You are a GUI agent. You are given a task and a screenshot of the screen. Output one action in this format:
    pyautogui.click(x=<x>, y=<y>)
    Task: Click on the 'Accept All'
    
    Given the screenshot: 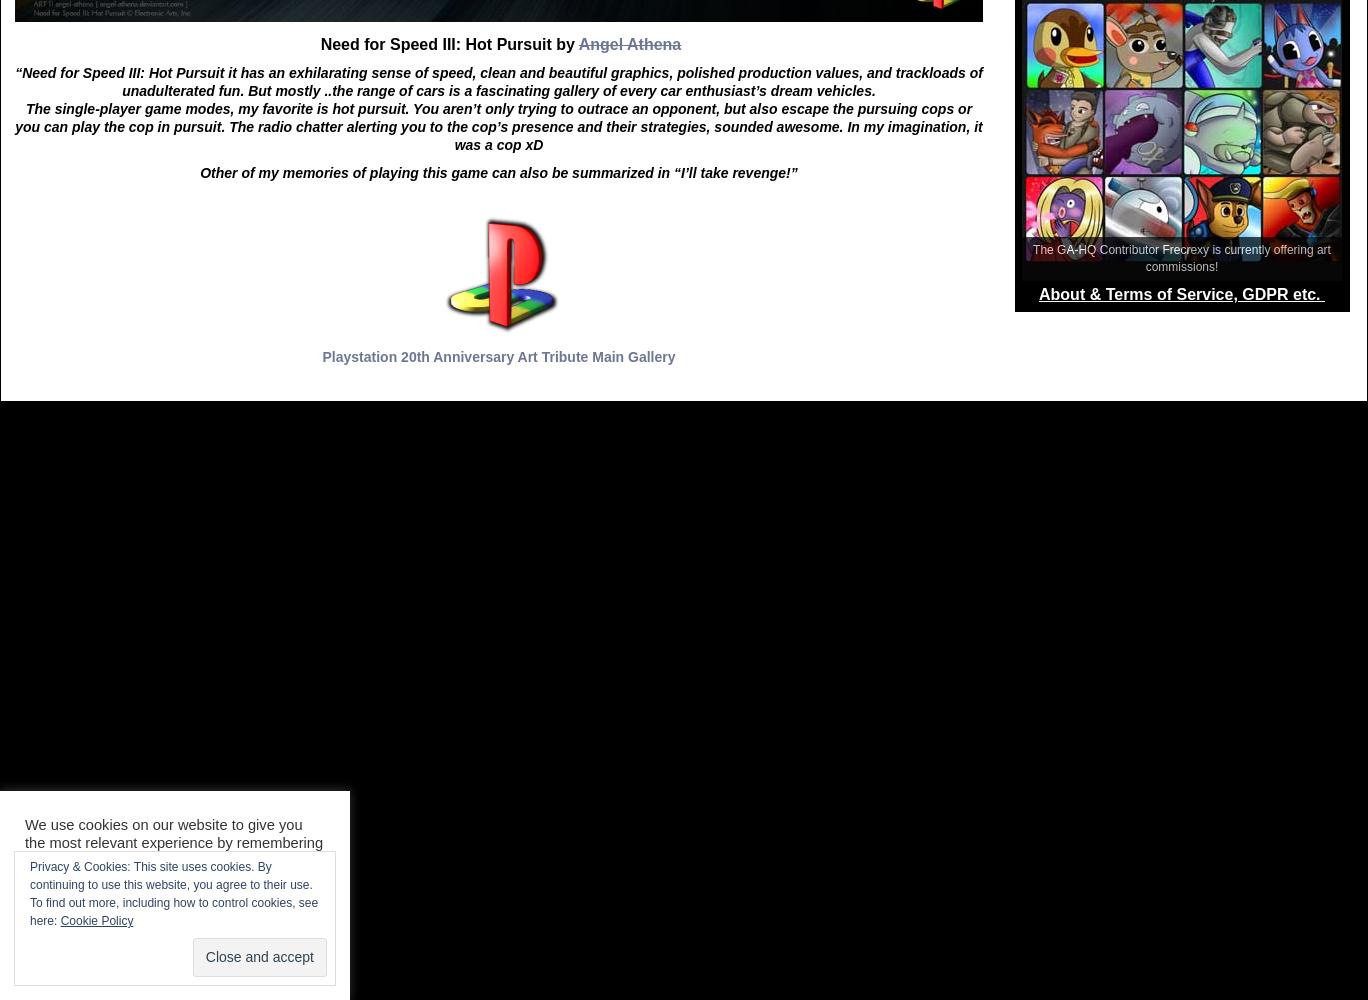 What is the action you would take?
    pyautogui.click(x=189, y=953)
    